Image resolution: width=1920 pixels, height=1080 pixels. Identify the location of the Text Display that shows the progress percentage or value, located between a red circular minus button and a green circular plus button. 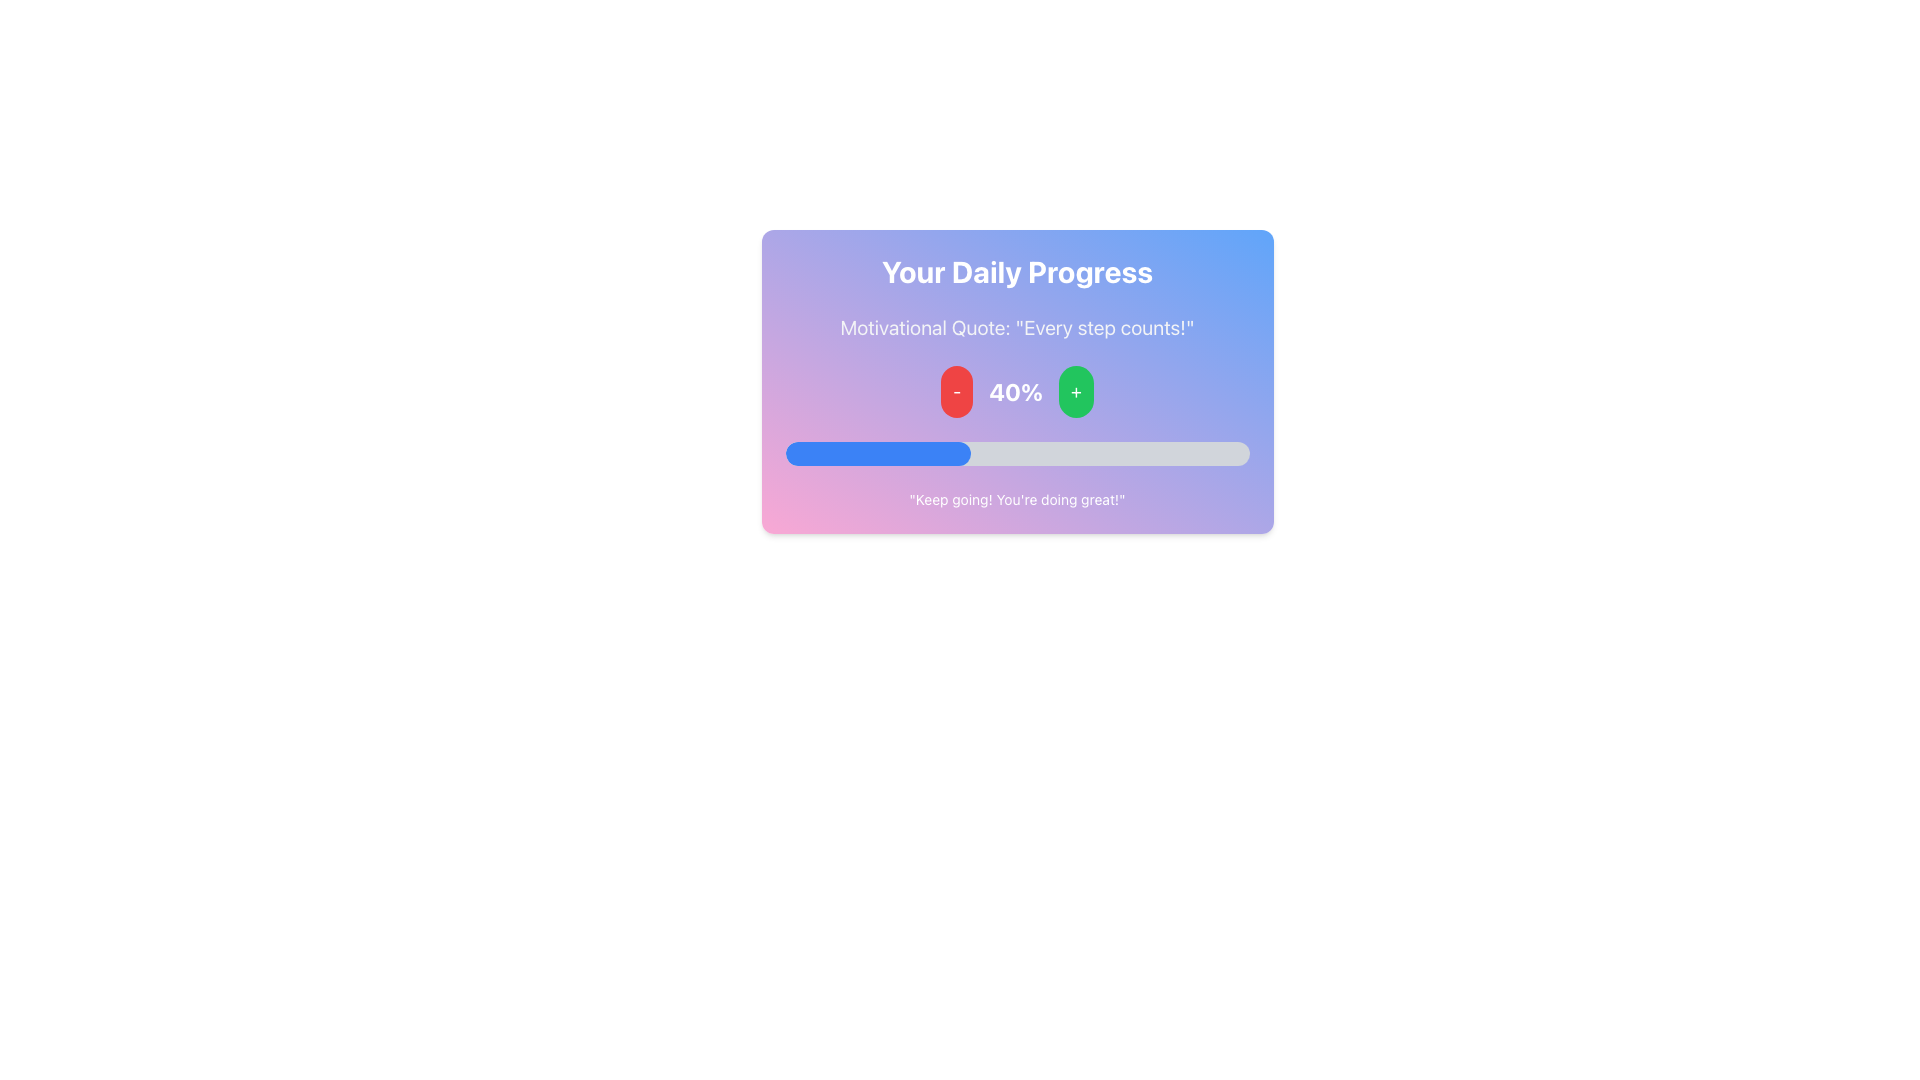
(1016, 392).